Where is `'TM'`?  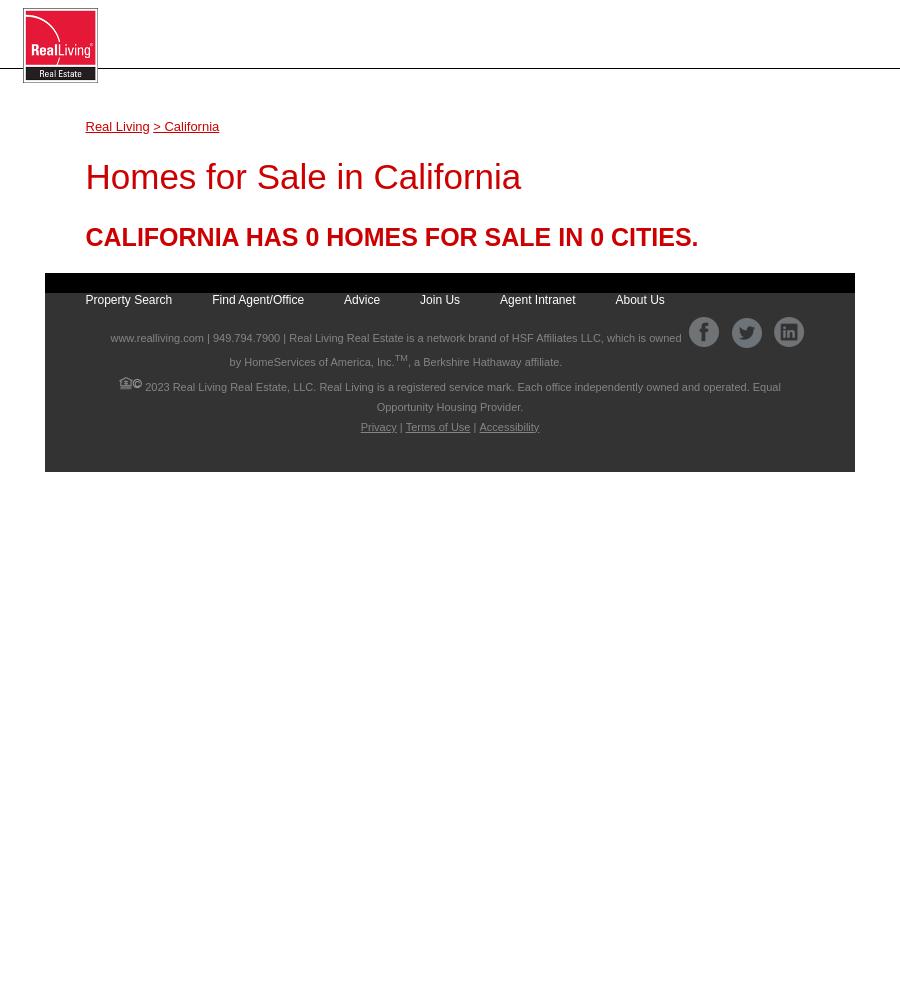 'TM' is located at coordinates (400, 357).